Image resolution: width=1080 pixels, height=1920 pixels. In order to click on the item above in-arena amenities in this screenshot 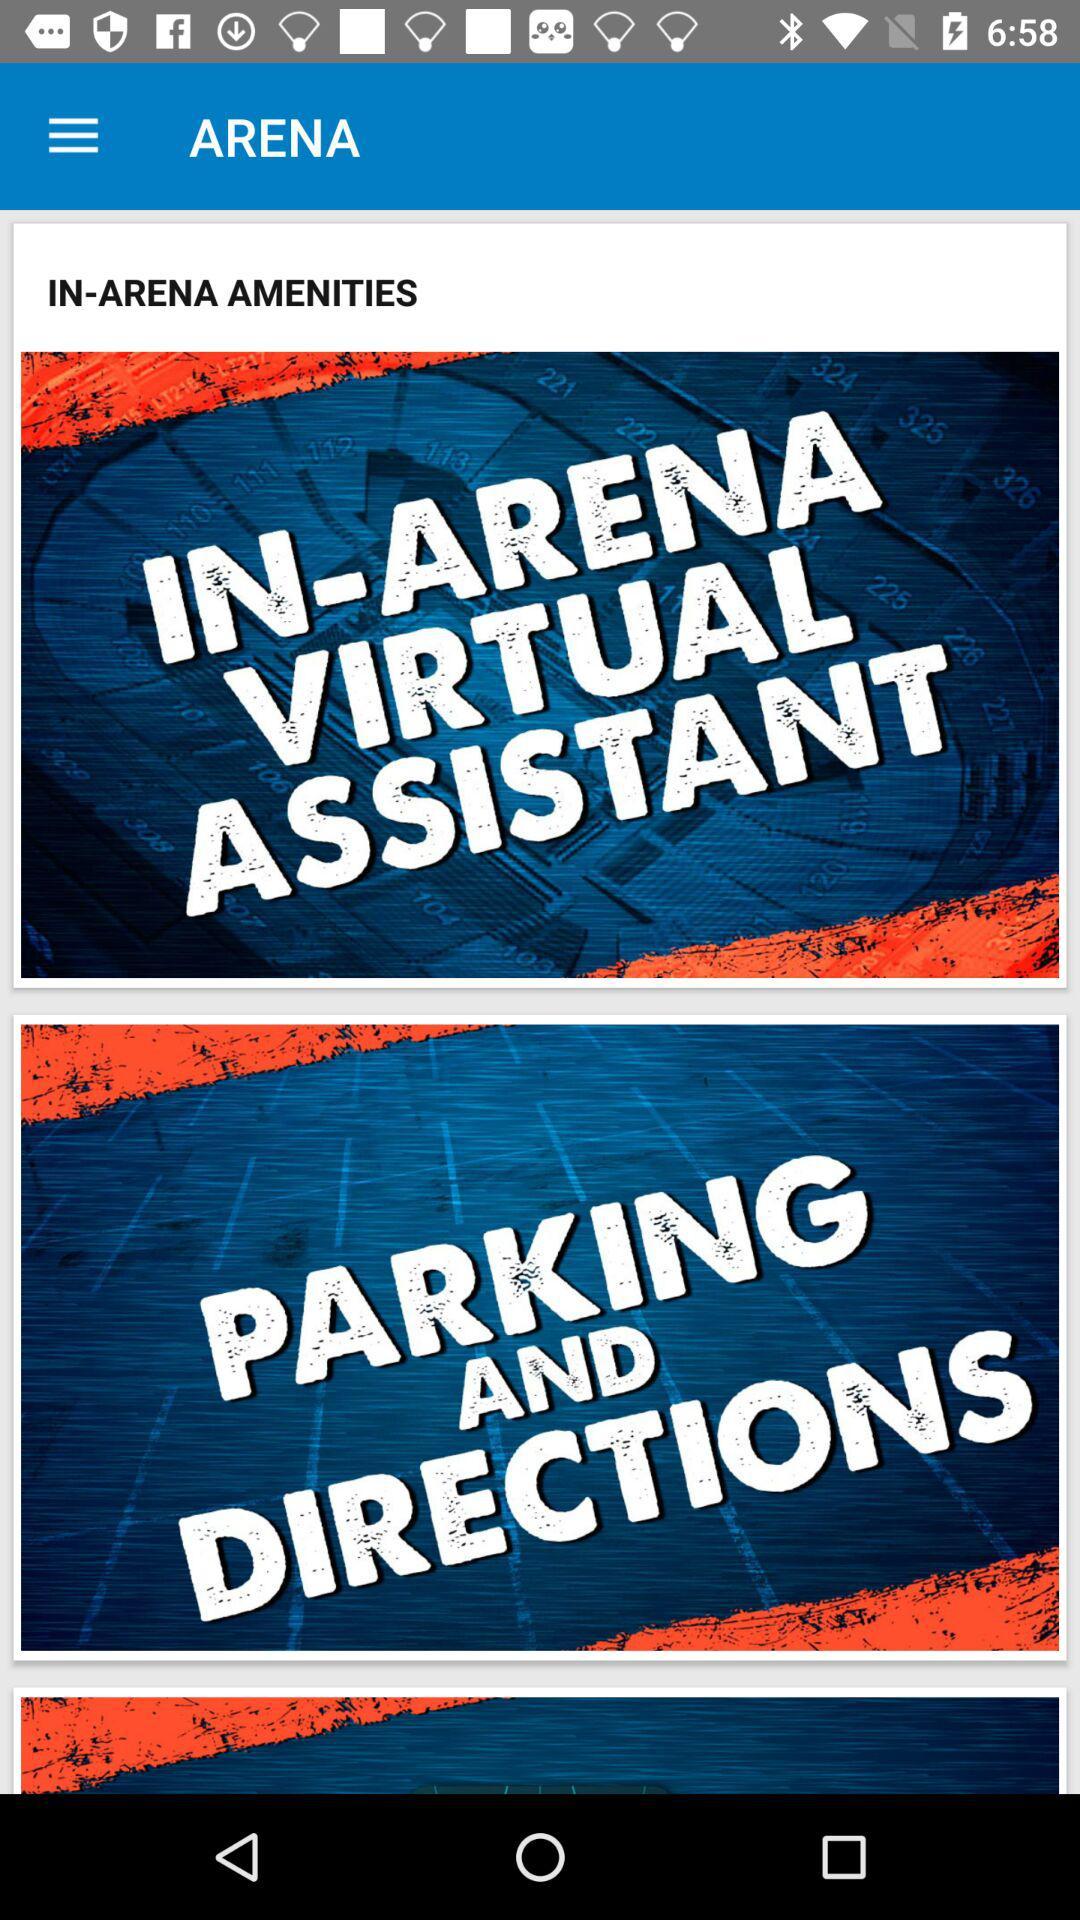, I will do `click(72, 135)`.